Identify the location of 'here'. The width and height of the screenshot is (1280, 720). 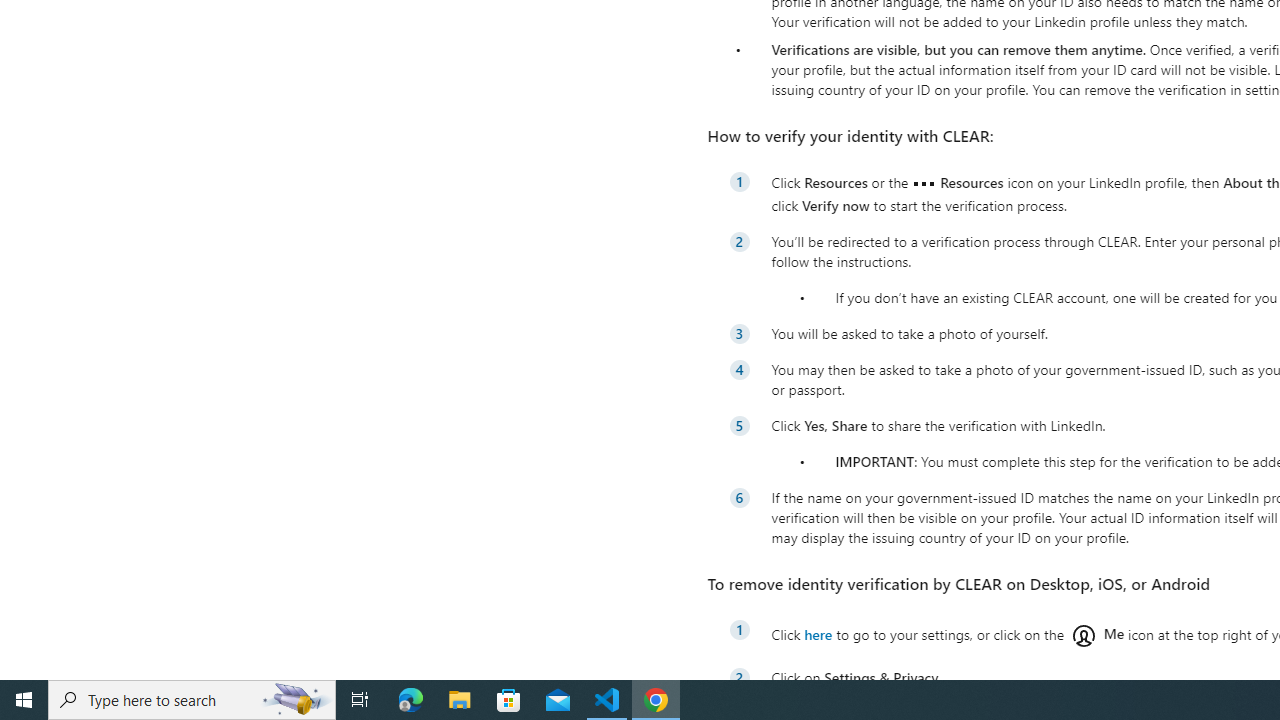
(818, 633).